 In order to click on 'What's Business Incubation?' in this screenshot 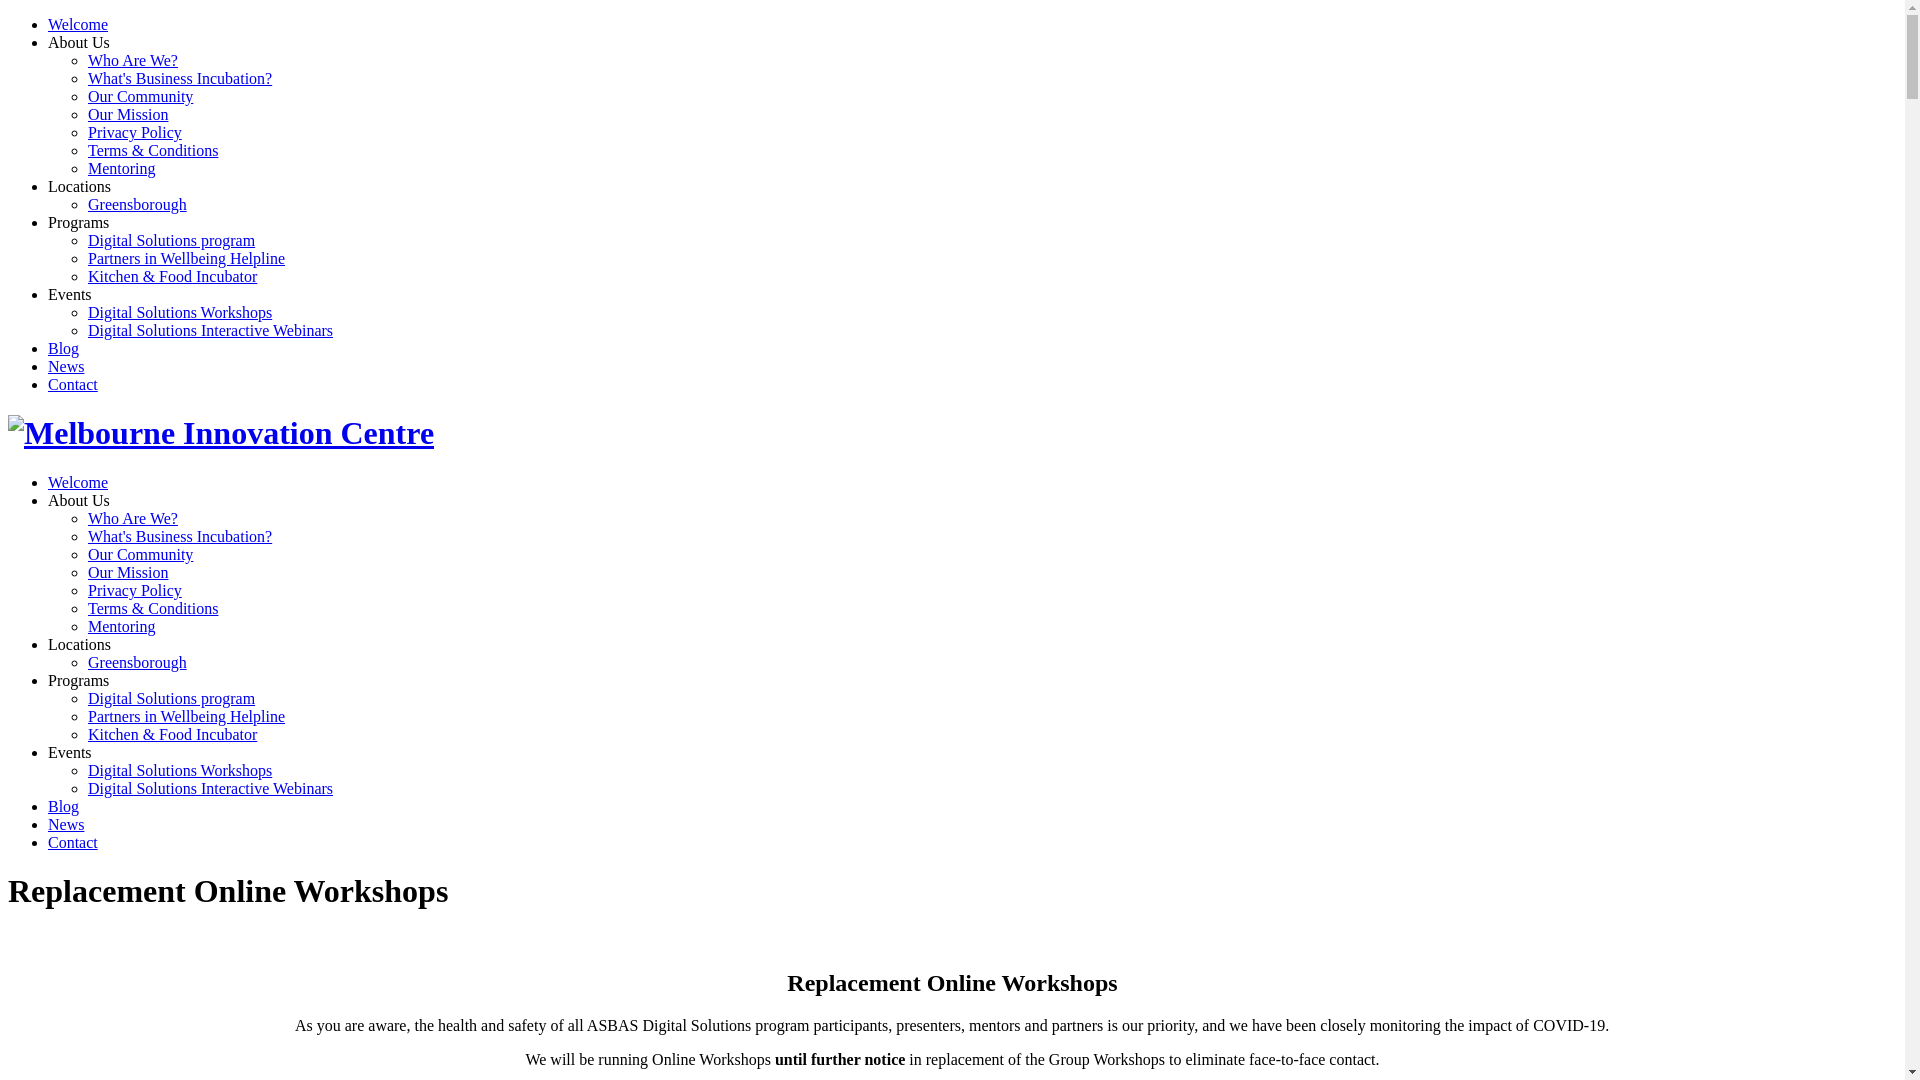, I will do `click(180, 535)`.